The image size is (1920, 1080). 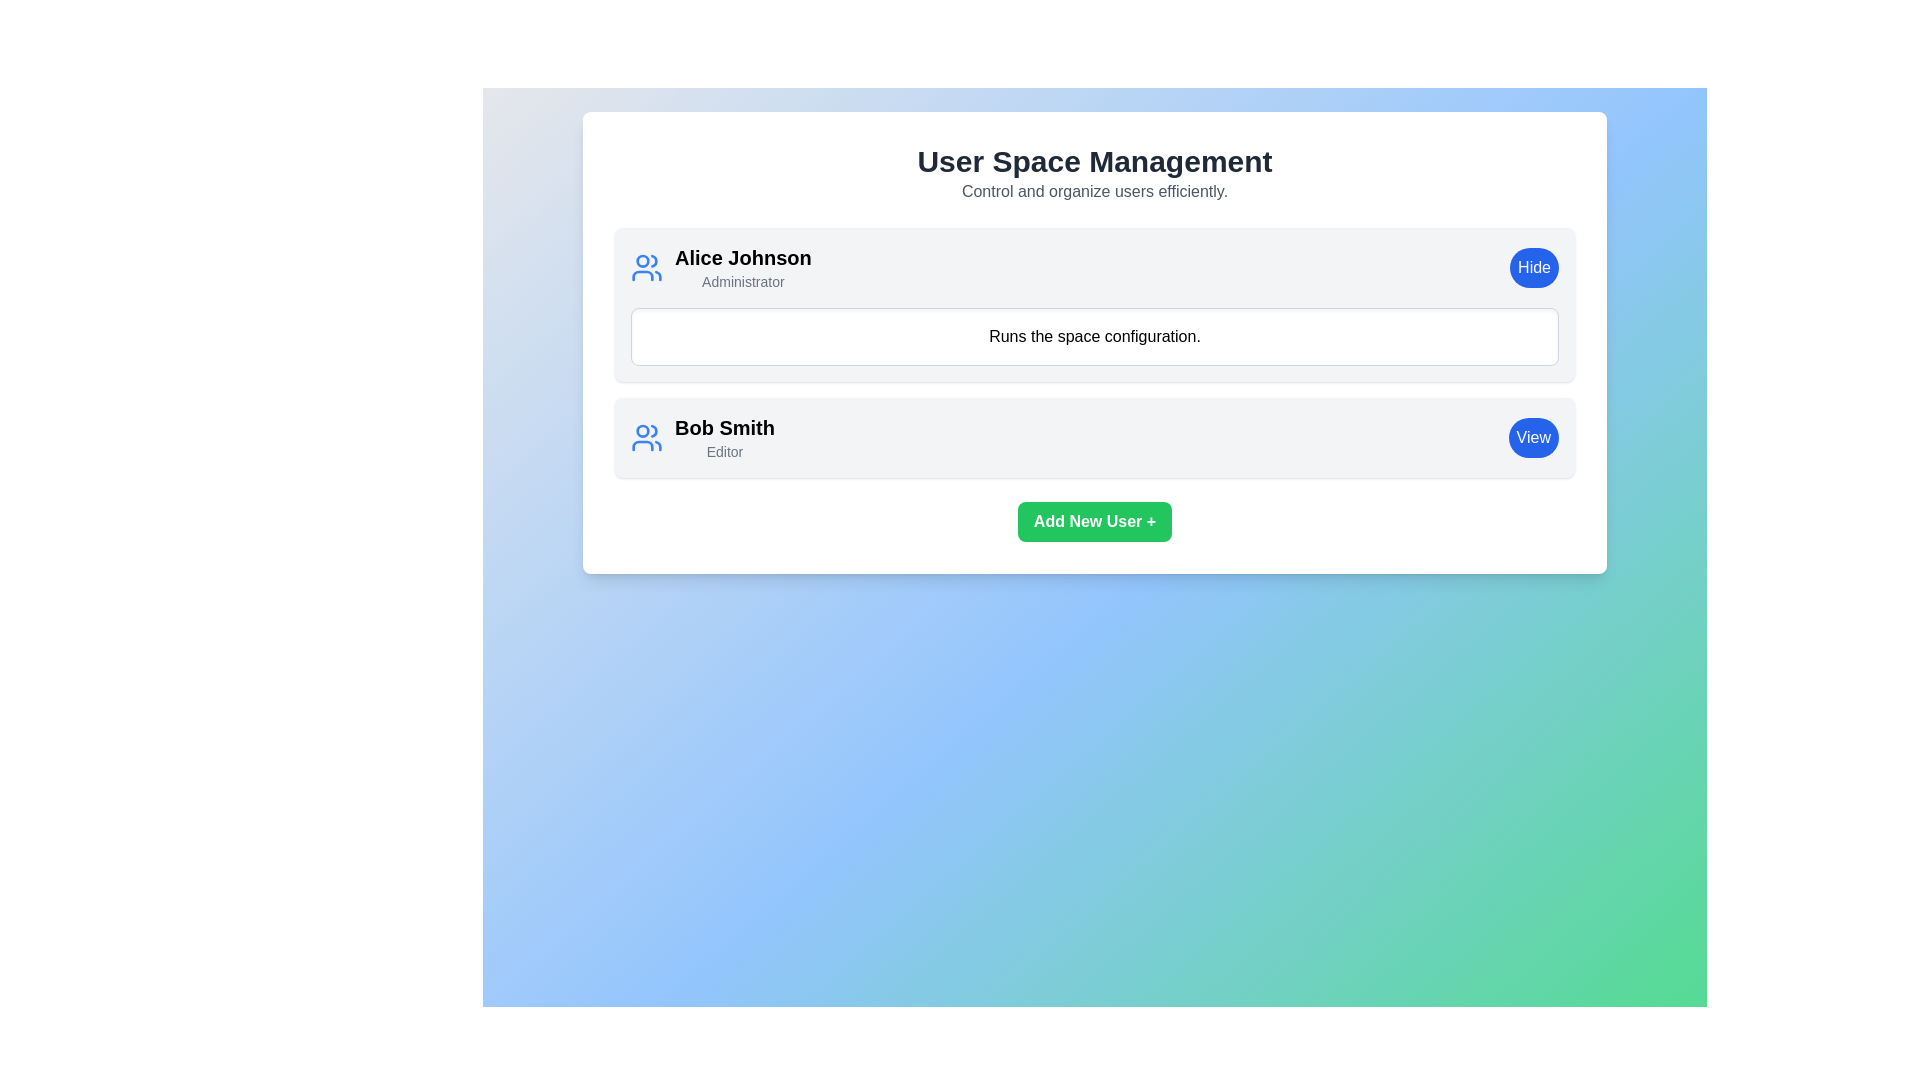 I want to click on the text label displaying 'Bob Smith', which is styled in bold font and positioned in the user management interface above the smaller text 'Editor', so click(x=723, y=427).